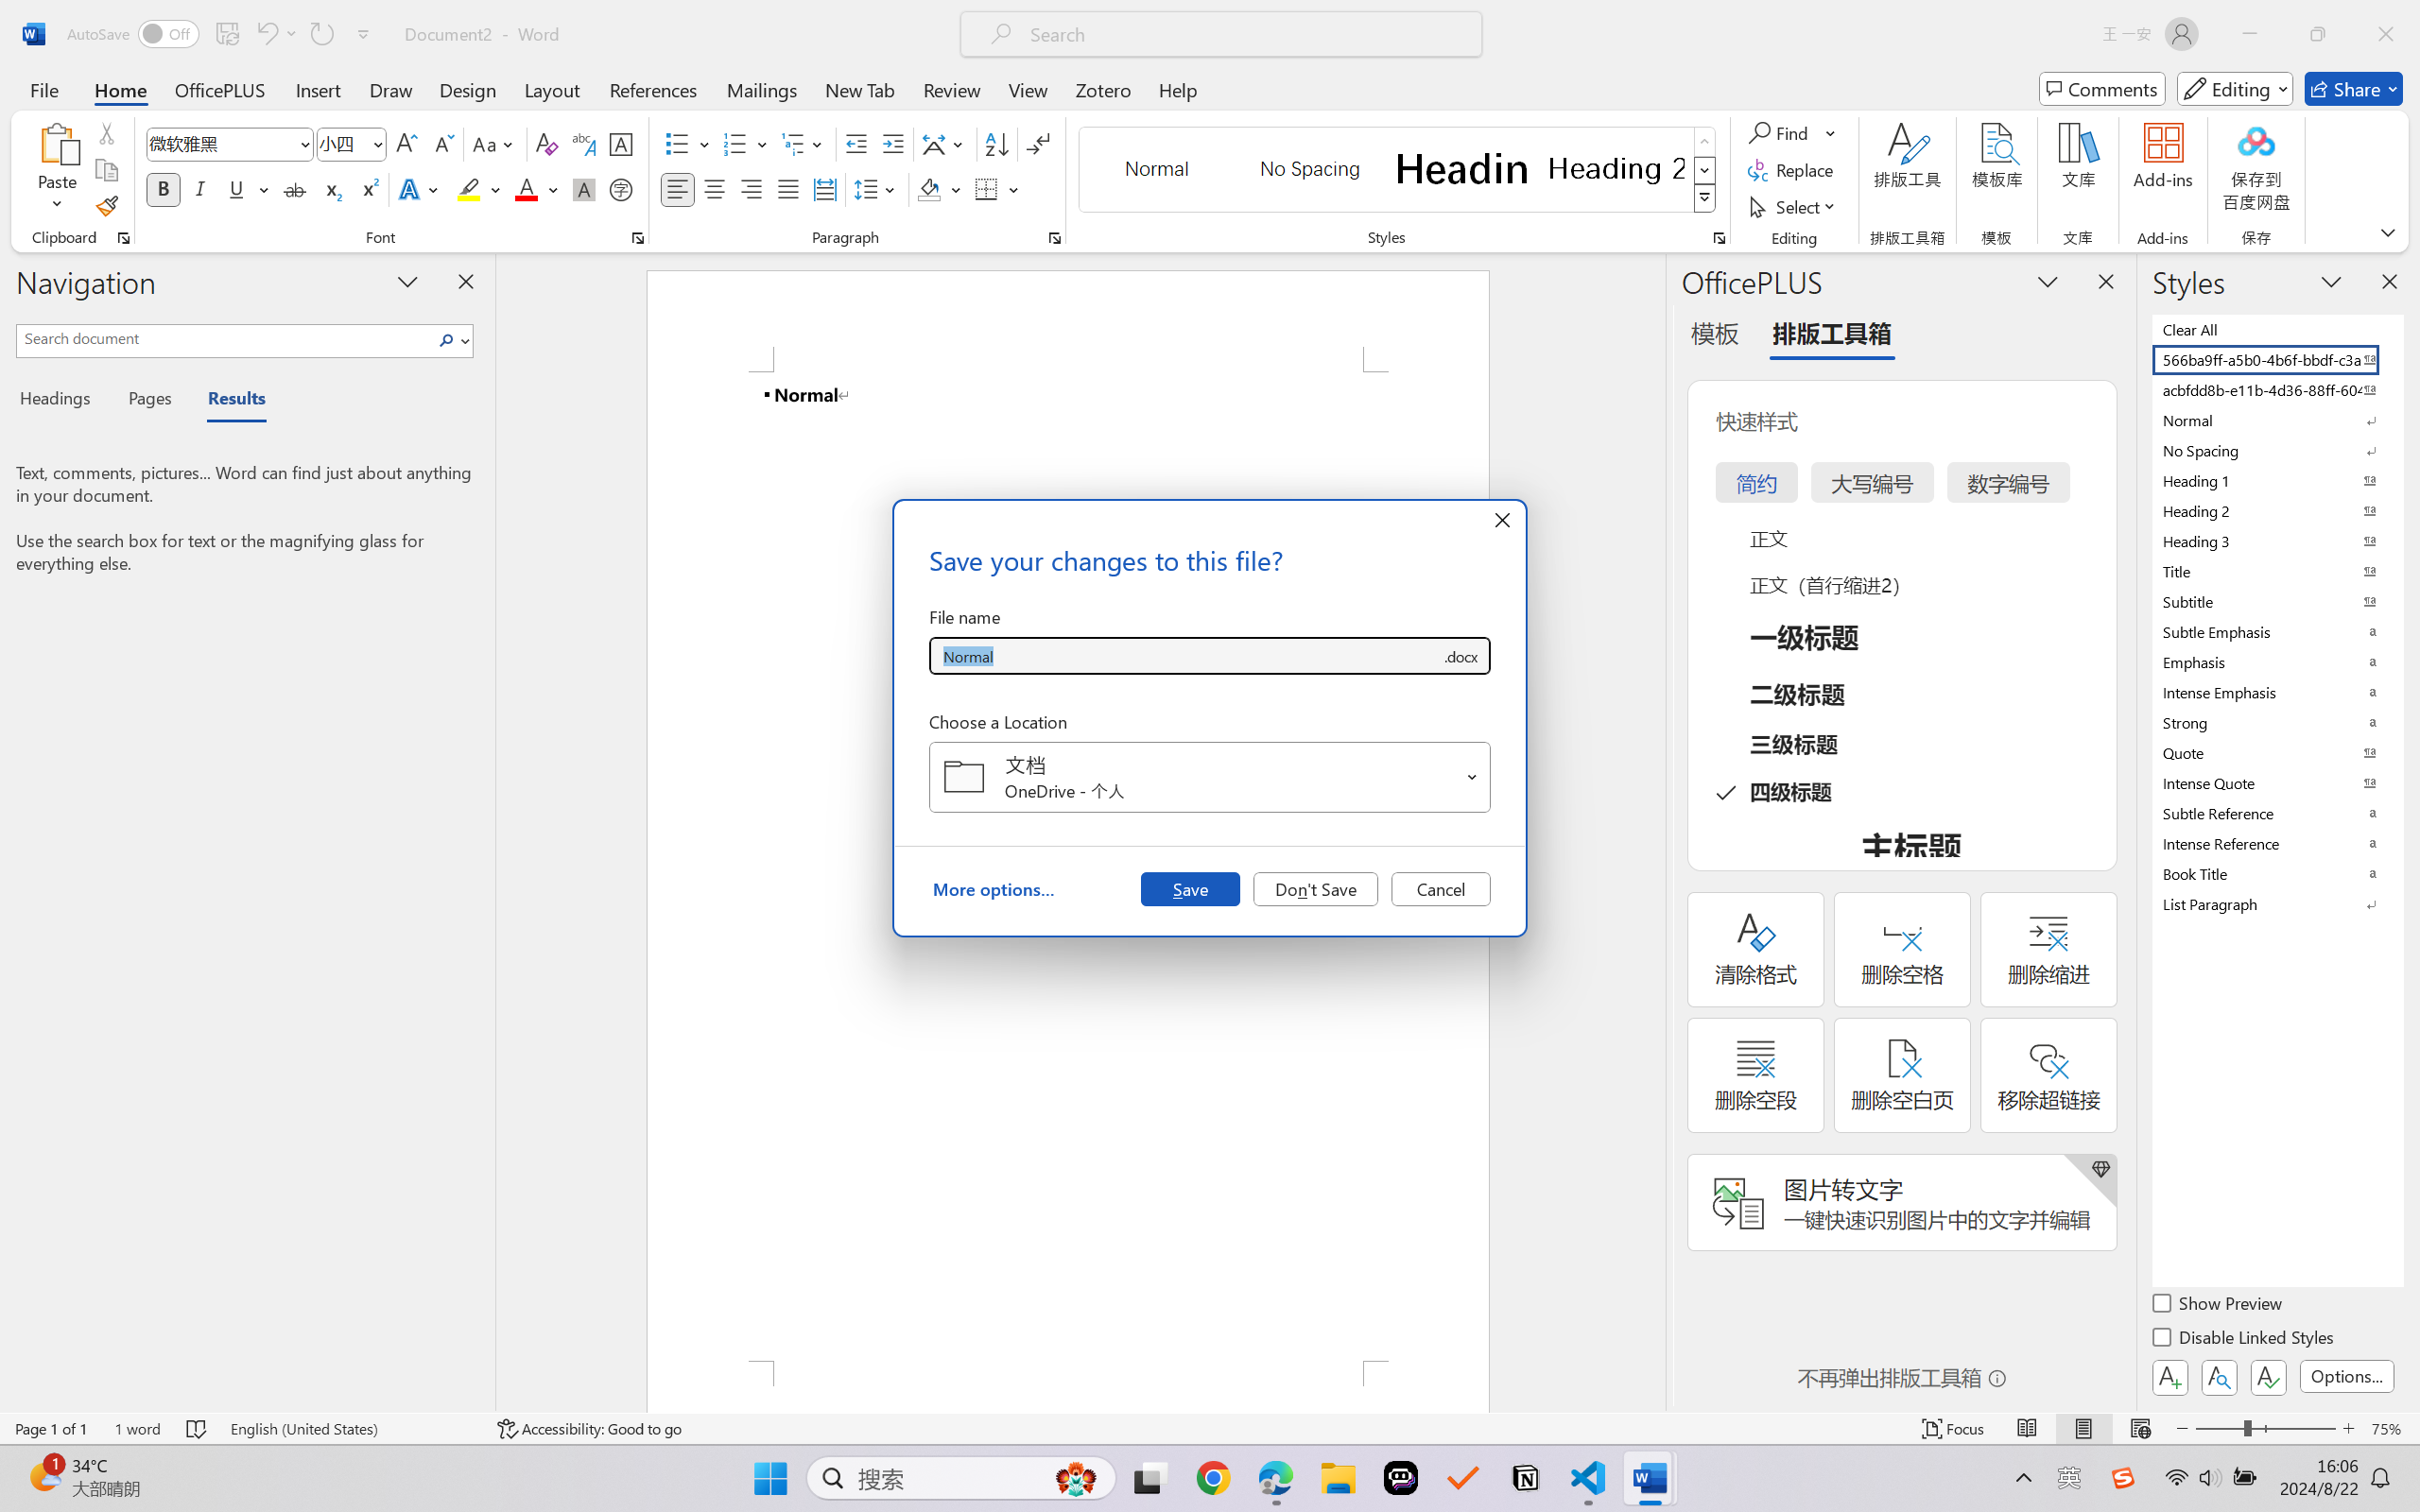 The width and height of the screenshot is (2420, 1512). Describe the element at coordinates (133, 33) in the screenshot. I see `'AutoSave'` at that location.